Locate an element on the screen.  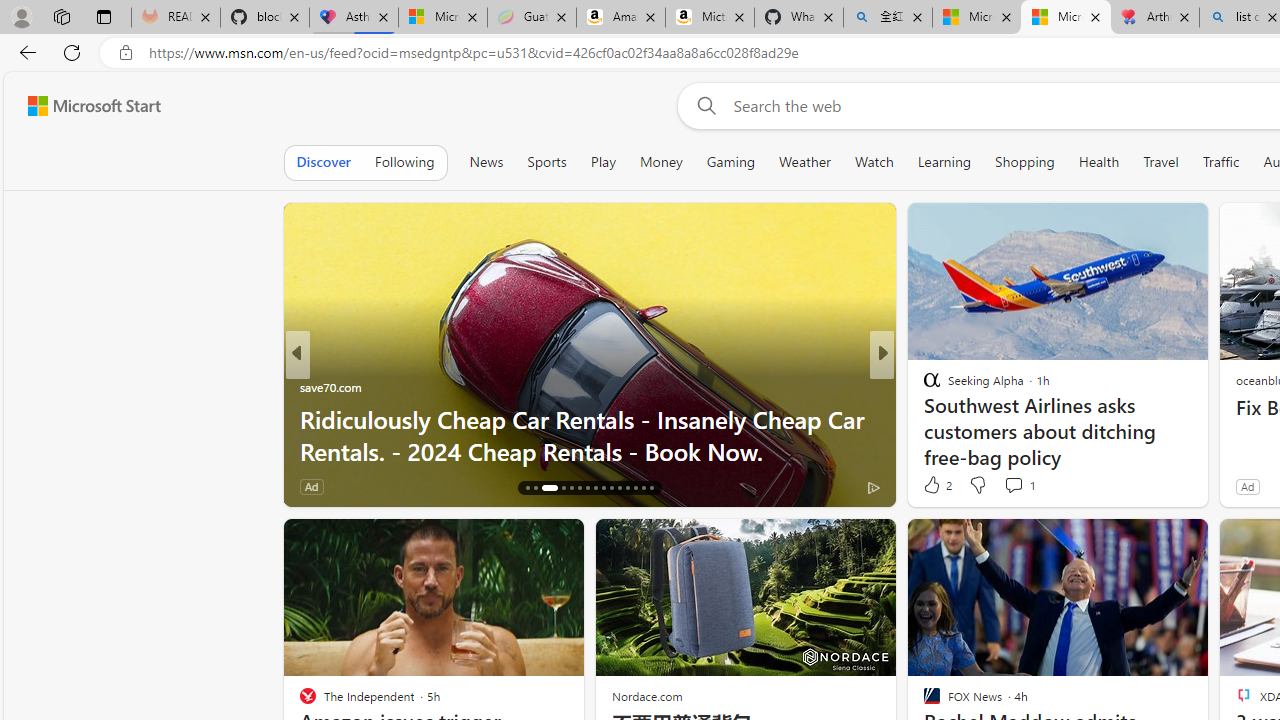
'Workspaces' is located at coordinates (61, 16).